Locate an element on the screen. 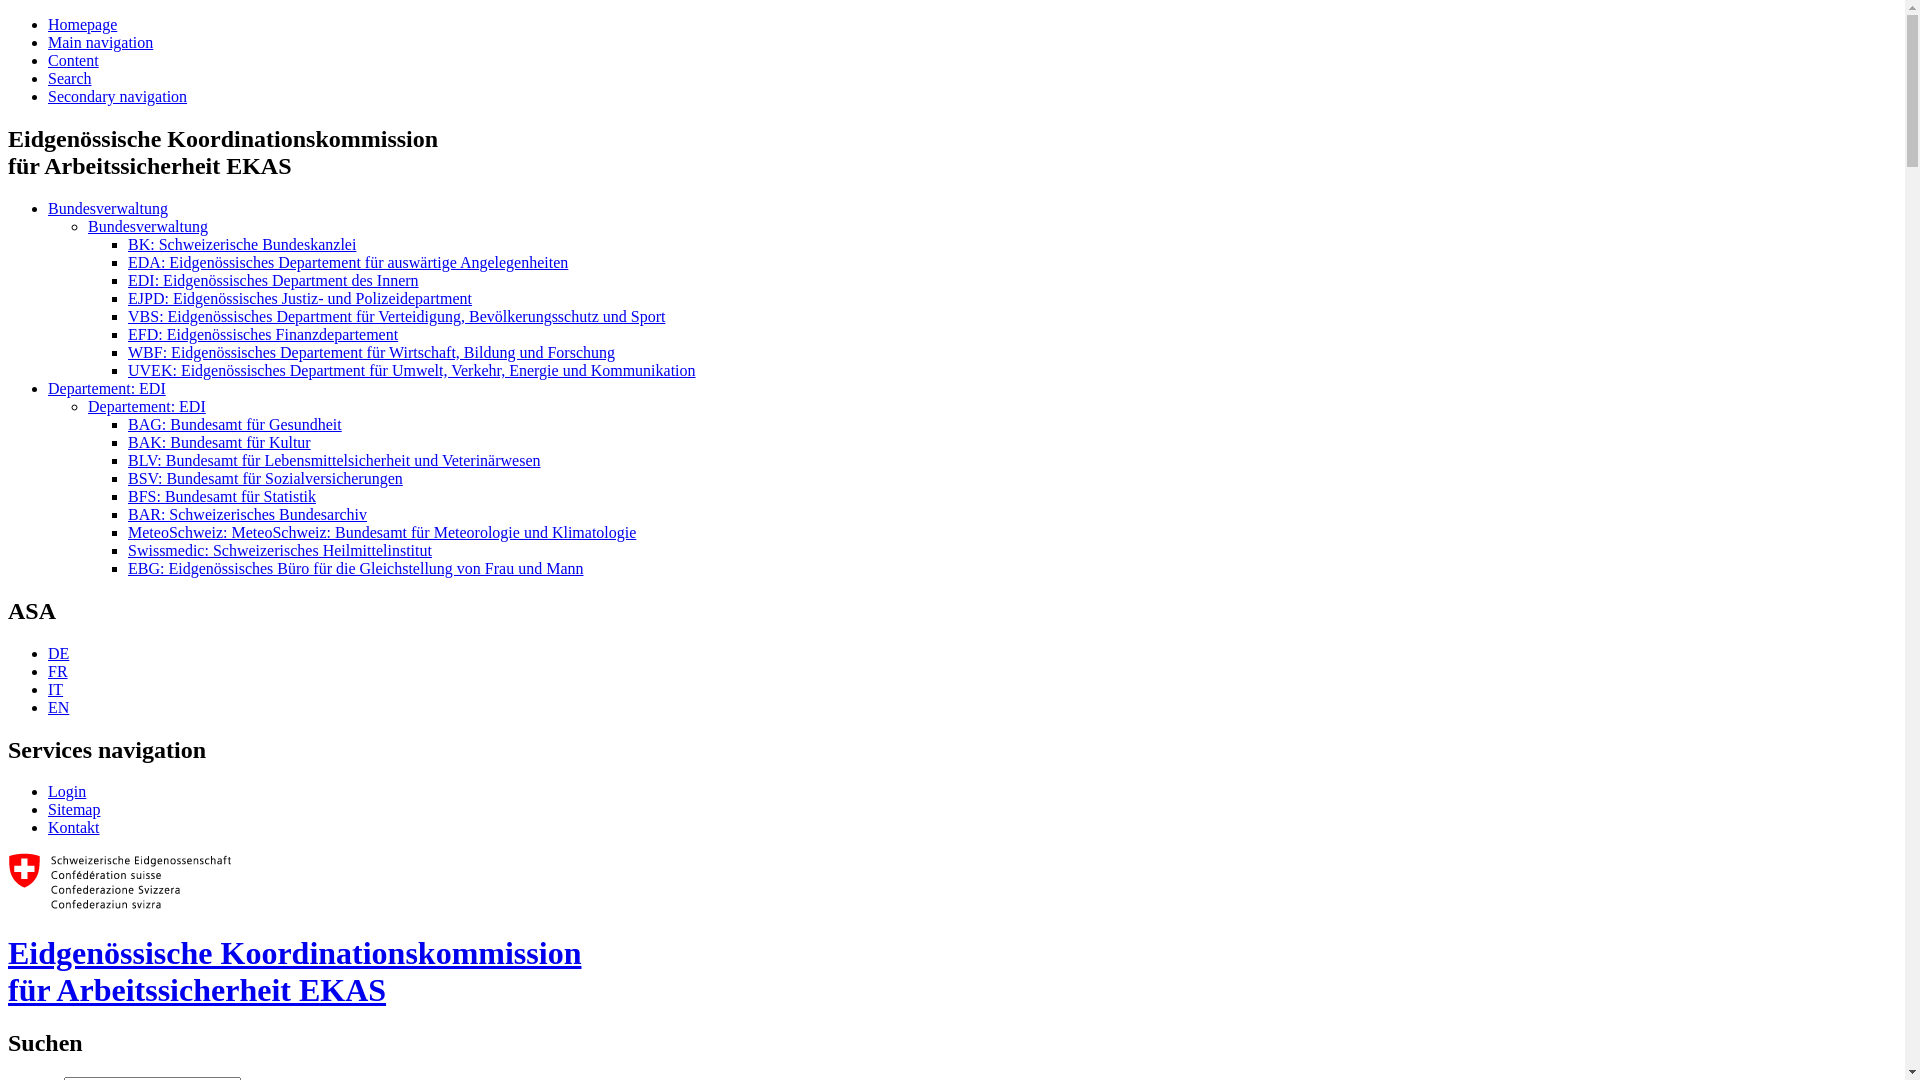  'Homepage' is located at coordinates (81, 24).